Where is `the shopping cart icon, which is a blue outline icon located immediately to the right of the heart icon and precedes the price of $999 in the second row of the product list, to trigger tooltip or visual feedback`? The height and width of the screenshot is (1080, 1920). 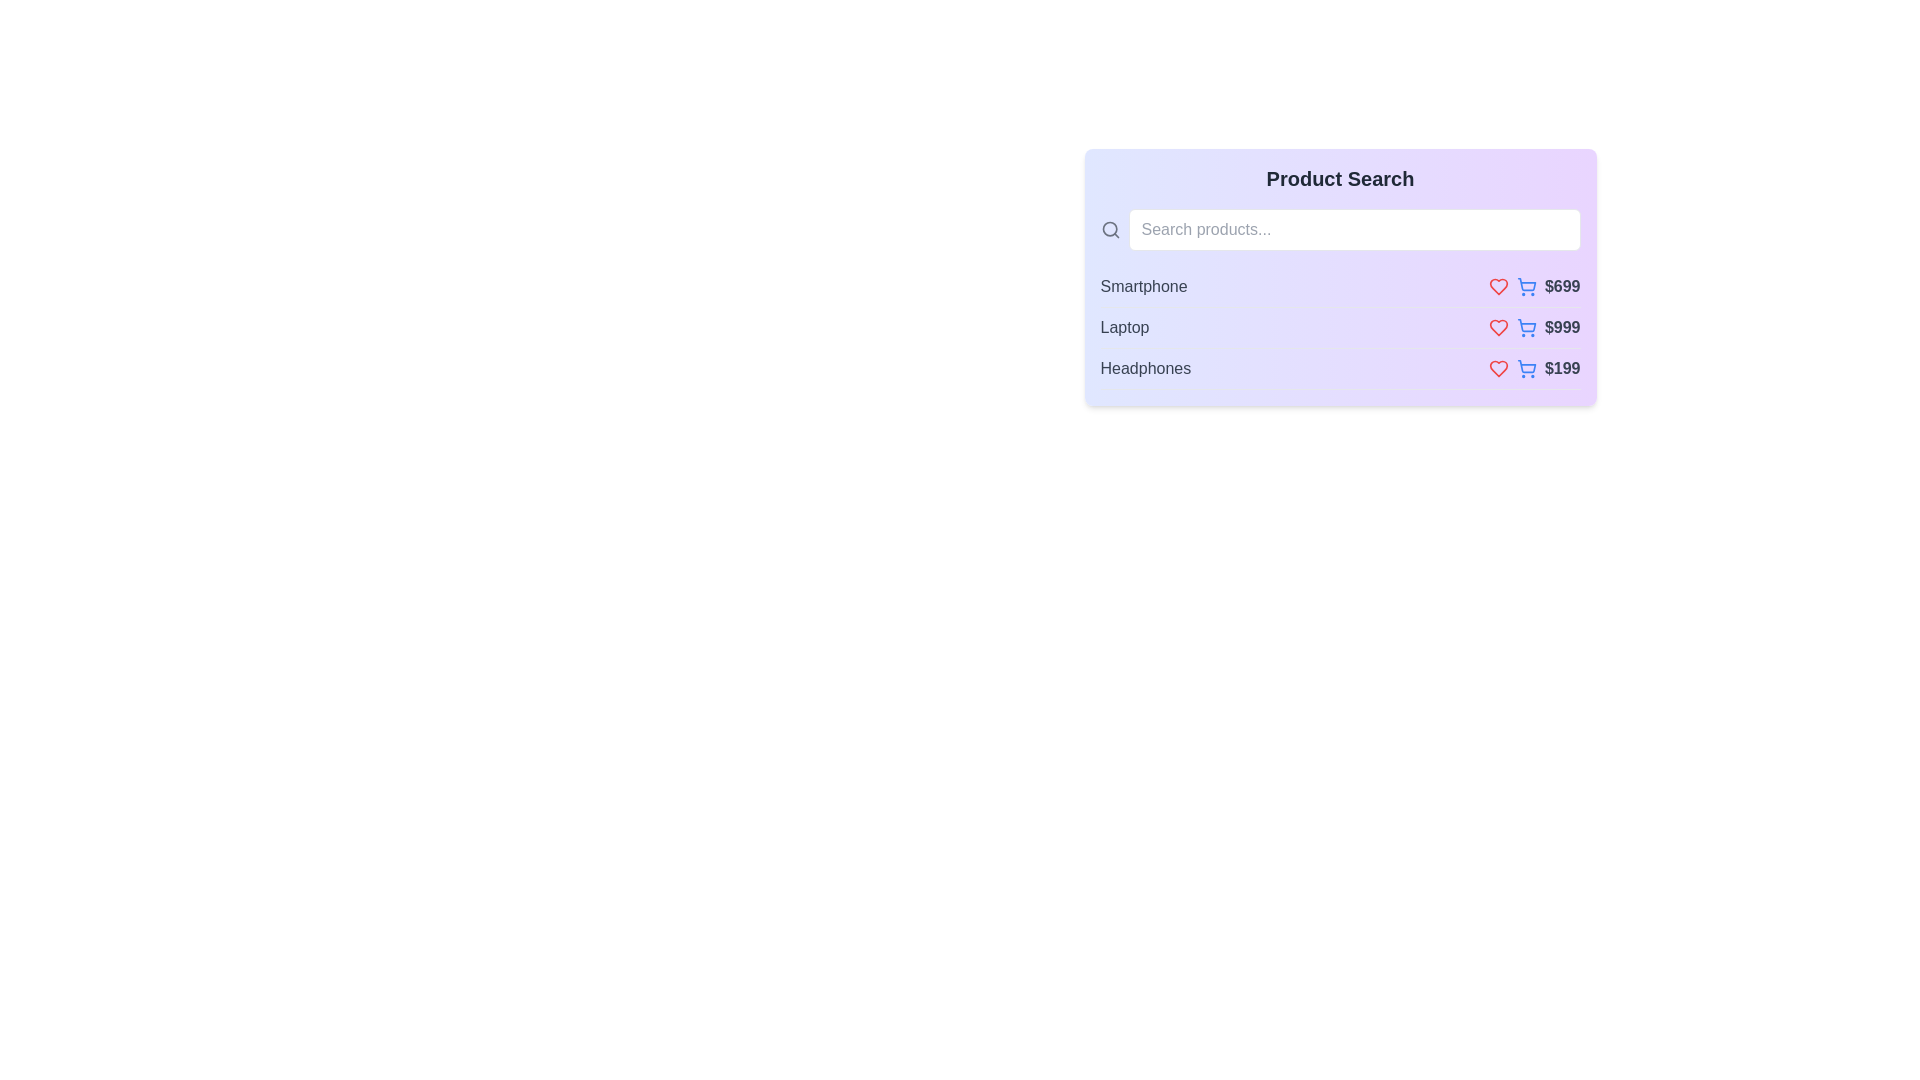 the shopping cart icon, which is a blue outline icon located immediately to the right of the heart icon and precedes the price of $999 in the second row of the product list, to trigger tooltip or visual feedback is located at coordinates (1525, 326).